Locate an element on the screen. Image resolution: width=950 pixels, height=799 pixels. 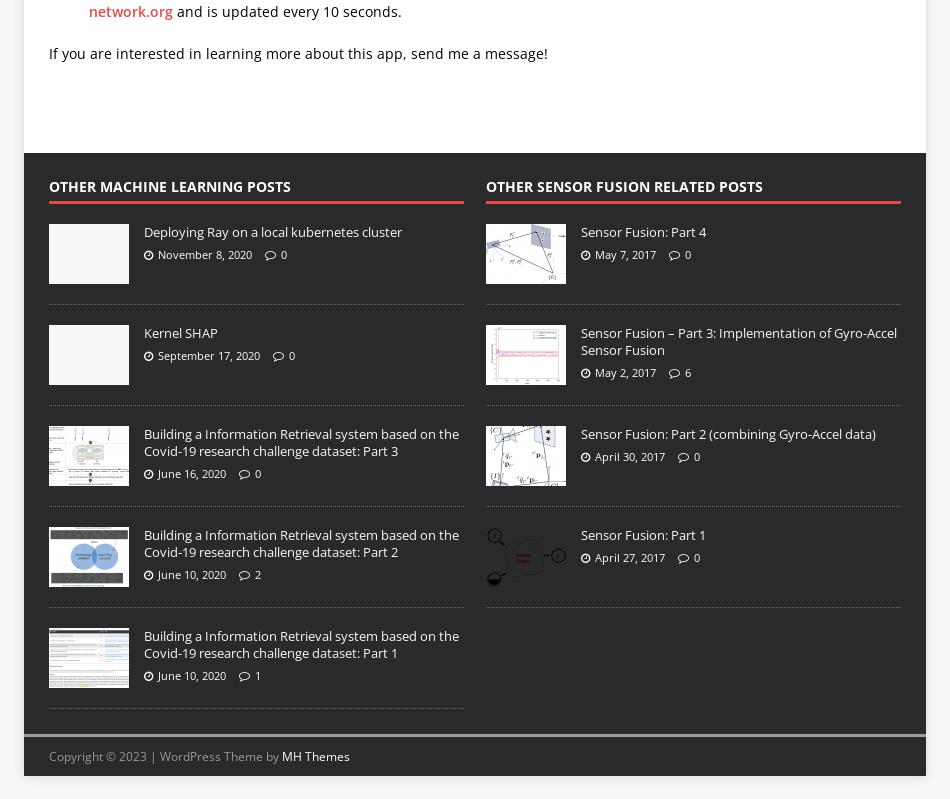
'May 7, 2017' is located at coordinates (594, 253).